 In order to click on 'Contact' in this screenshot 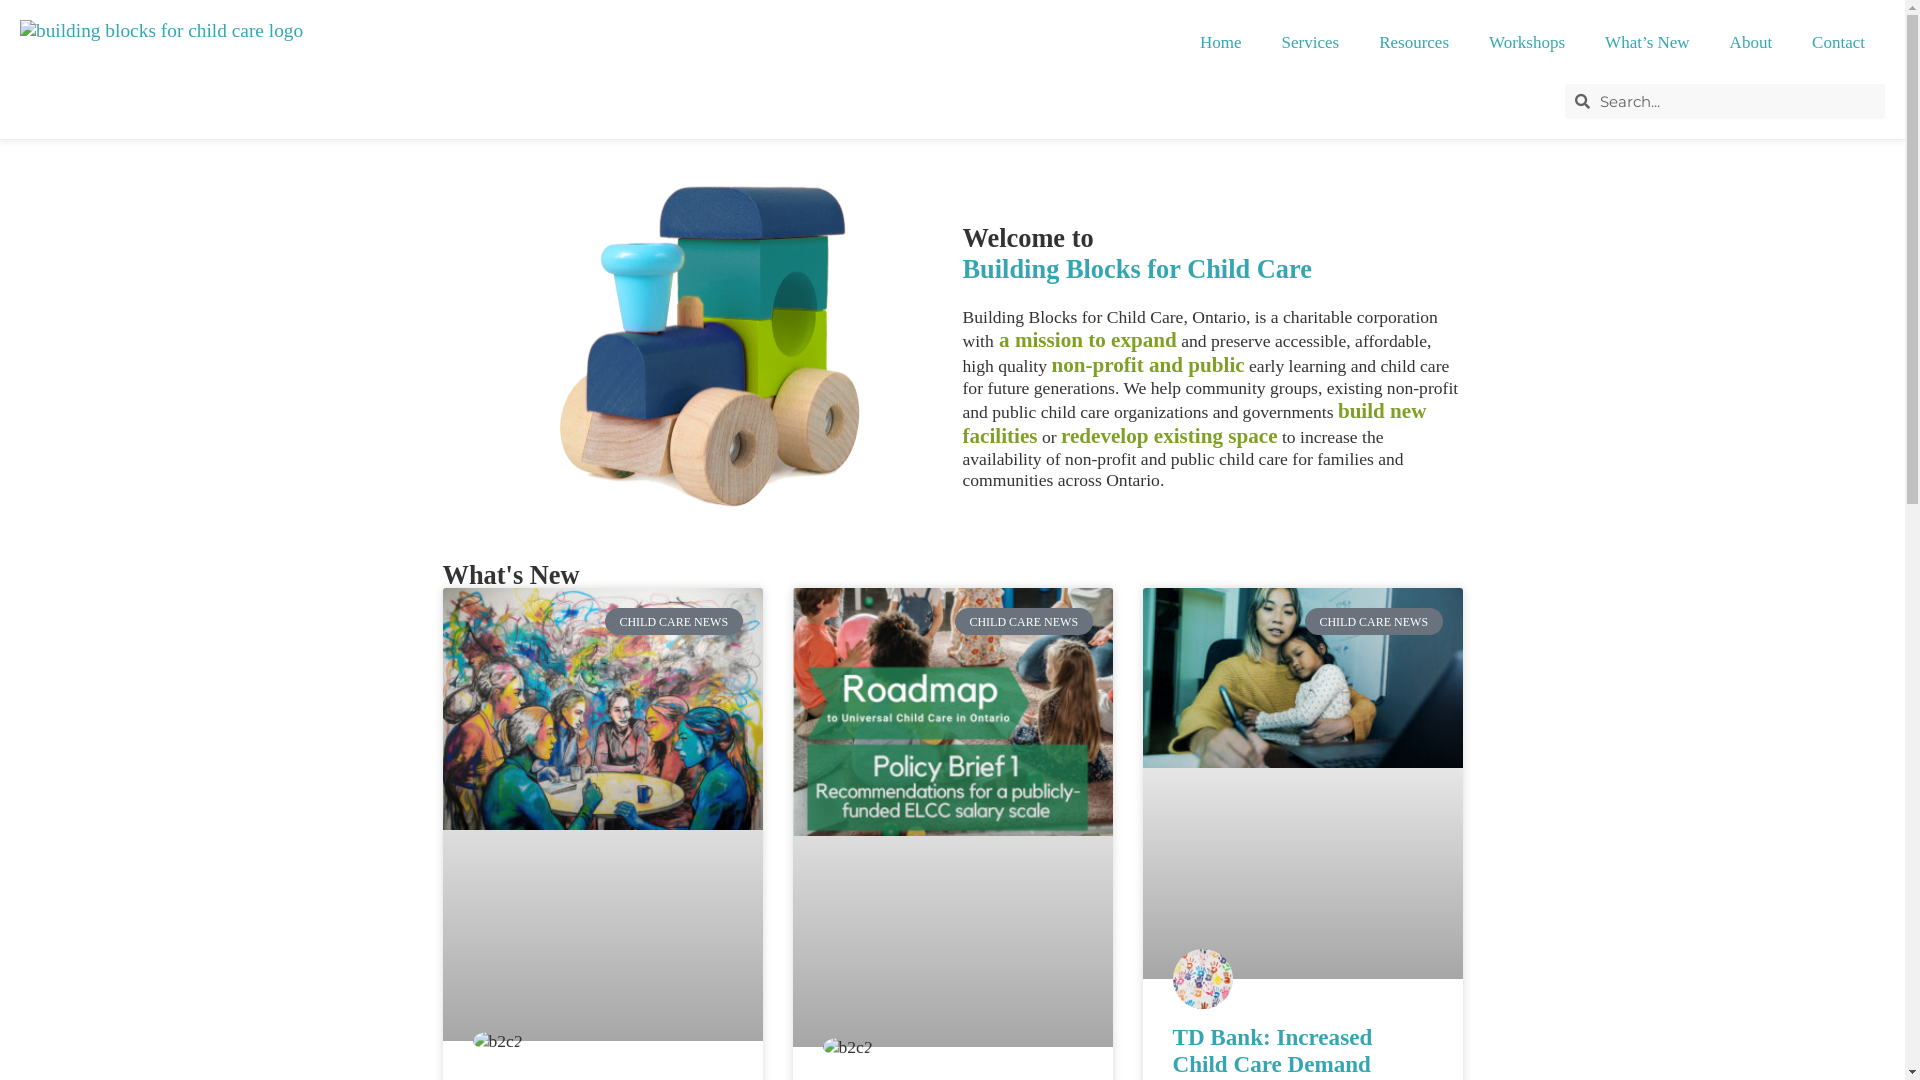, I will do `click(1838, 42)`.